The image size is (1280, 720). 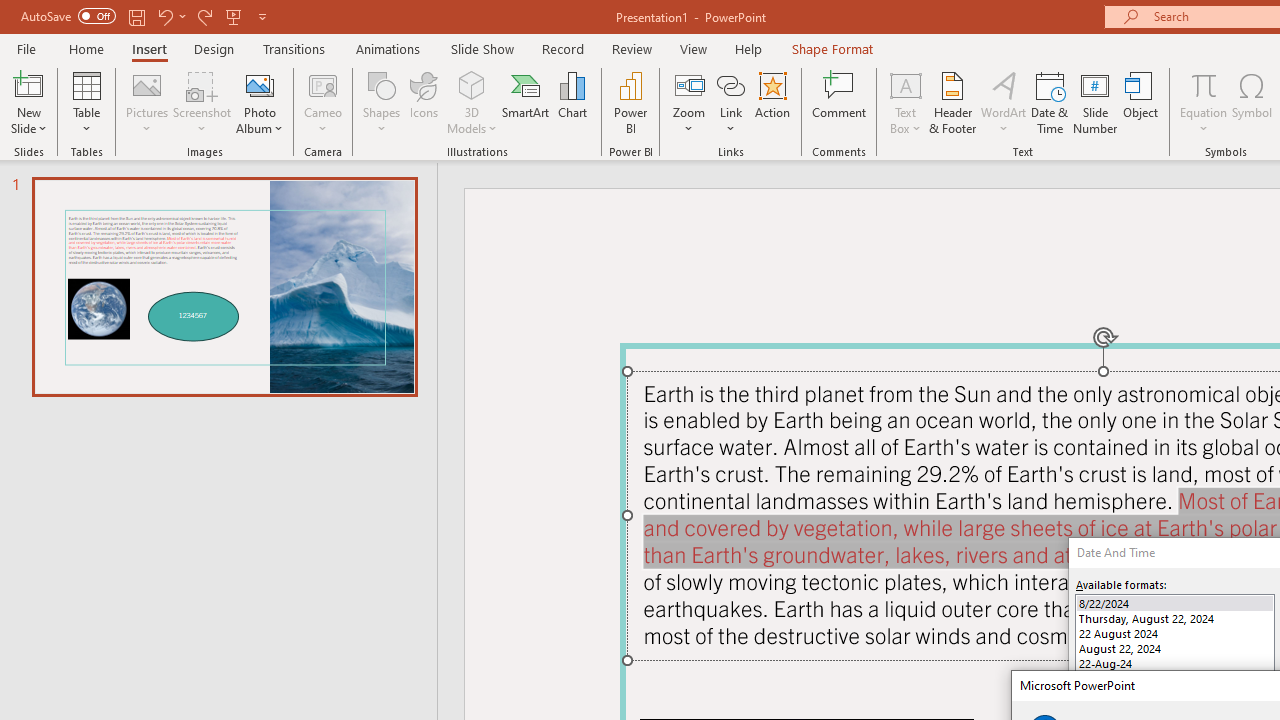 What do you see at coordinates (689, 103) in the screenshot?
I see `'Zoom'` at bounding box center [689, 103].